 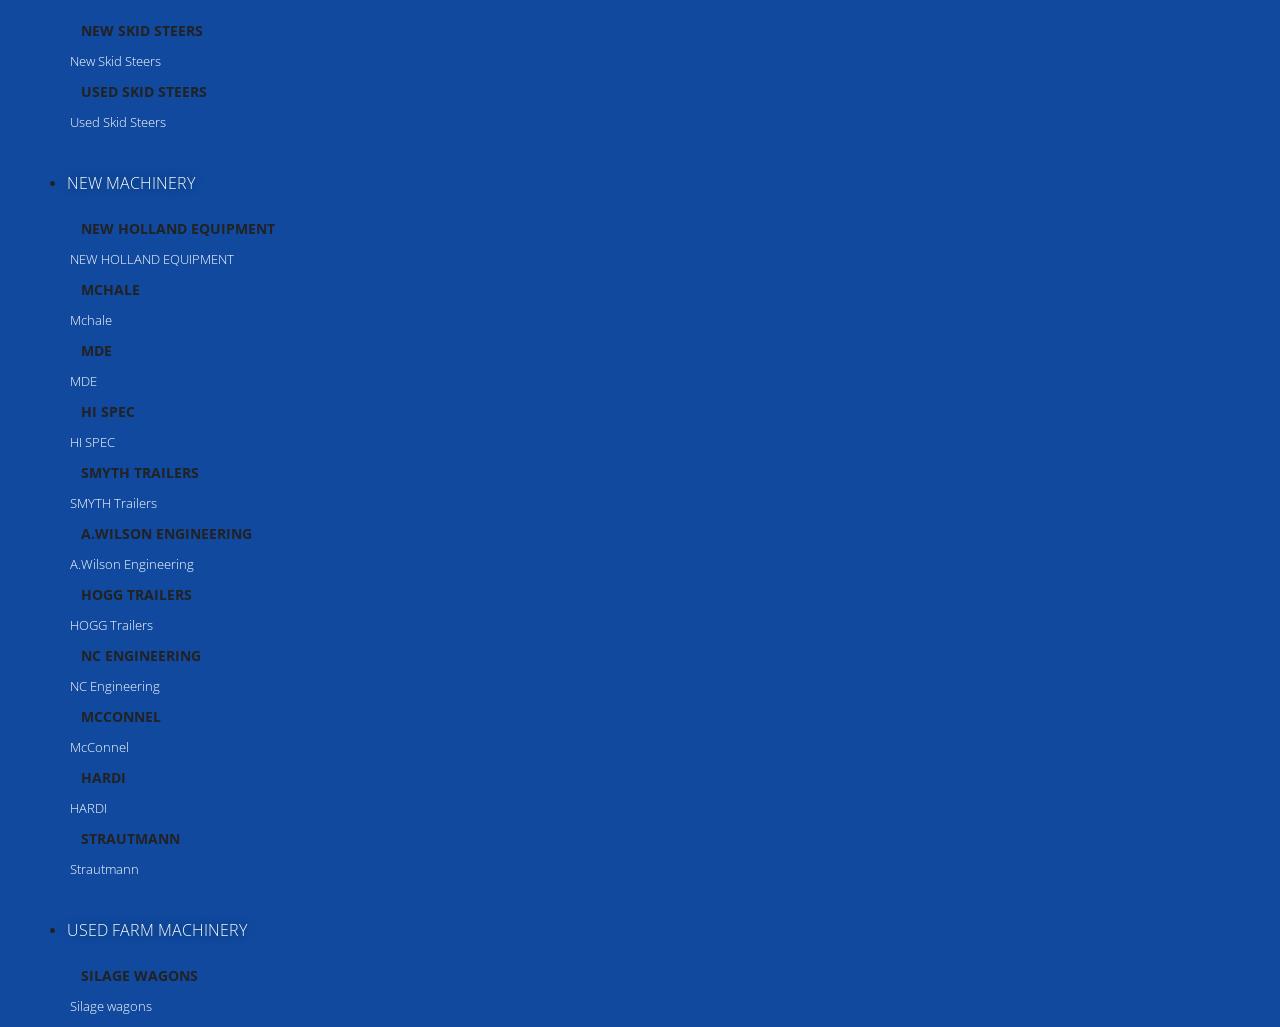 What do you see at coordinates (107, 710) in the screenshot?
I see `'•   Bit storage within handle'` at bounding box center [107, 710].